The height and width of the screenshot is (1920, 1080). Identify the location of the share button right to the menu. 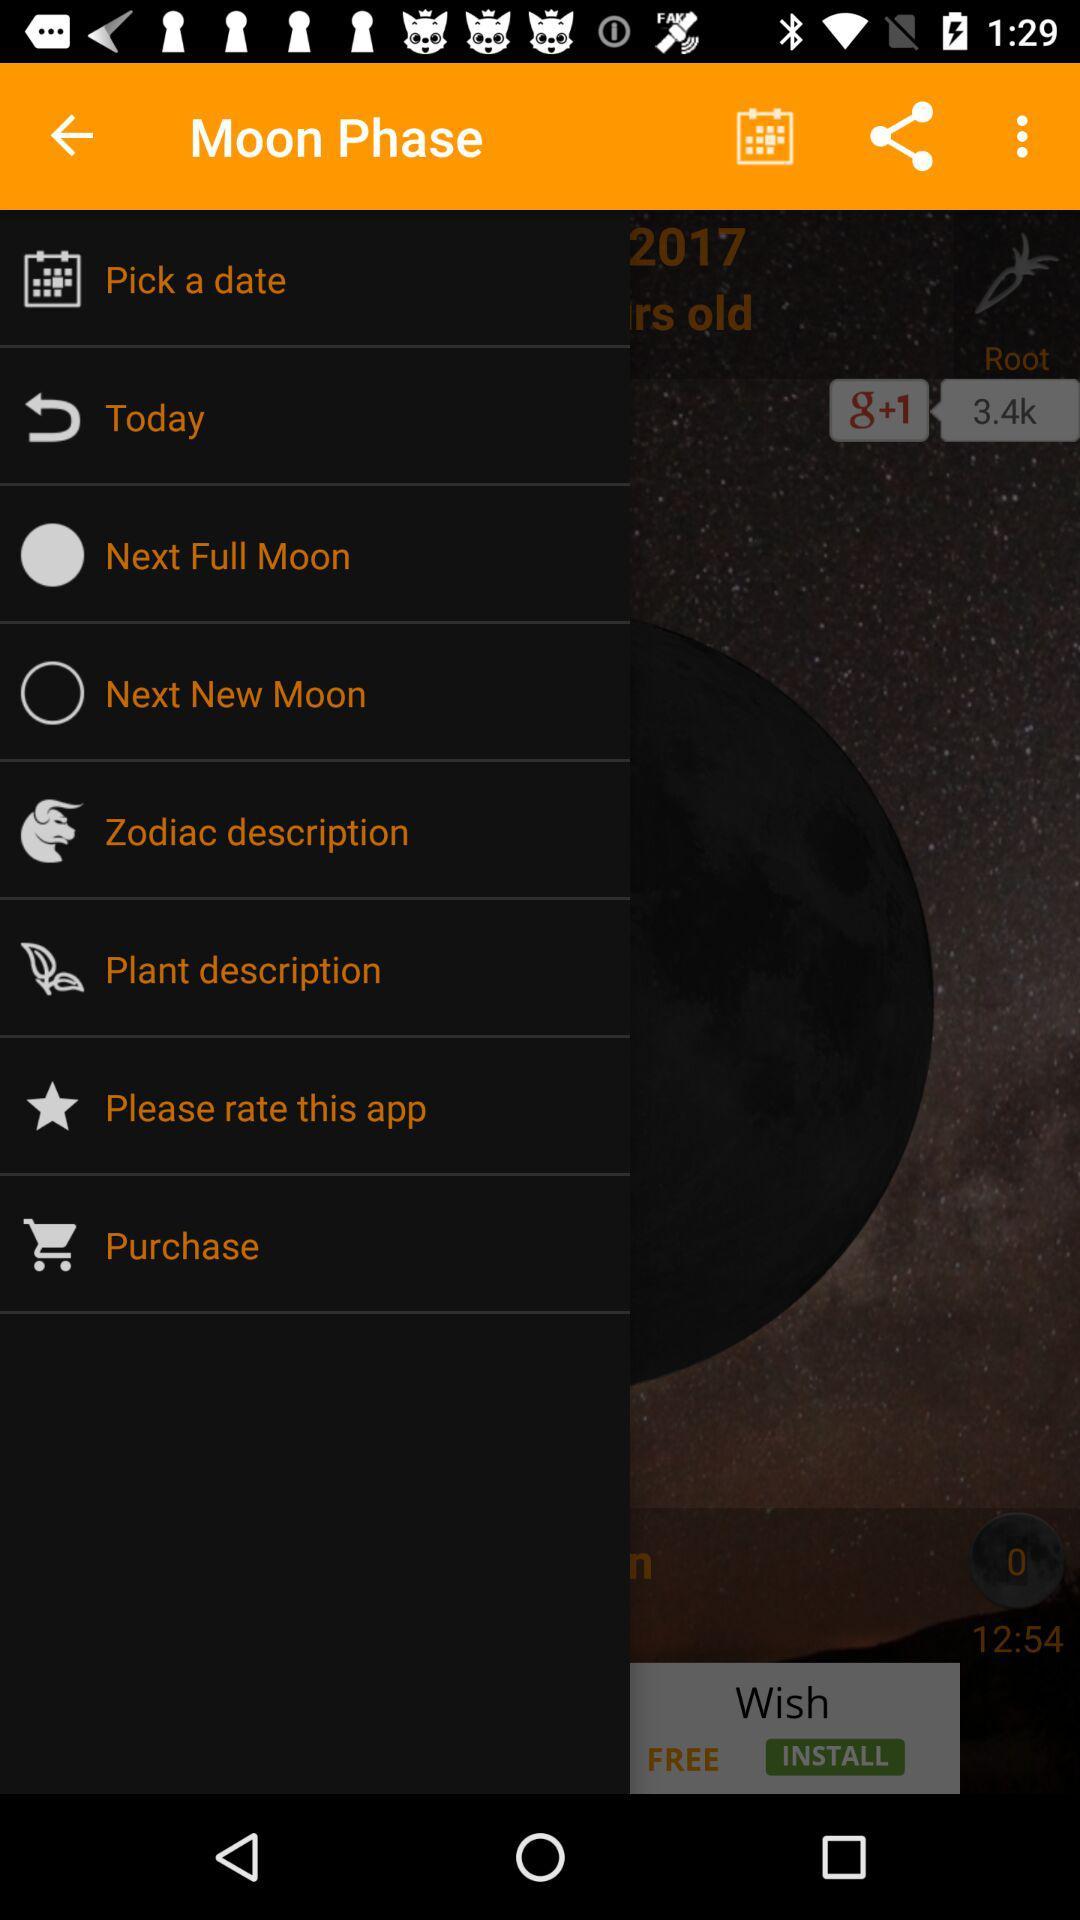
(902, 136).